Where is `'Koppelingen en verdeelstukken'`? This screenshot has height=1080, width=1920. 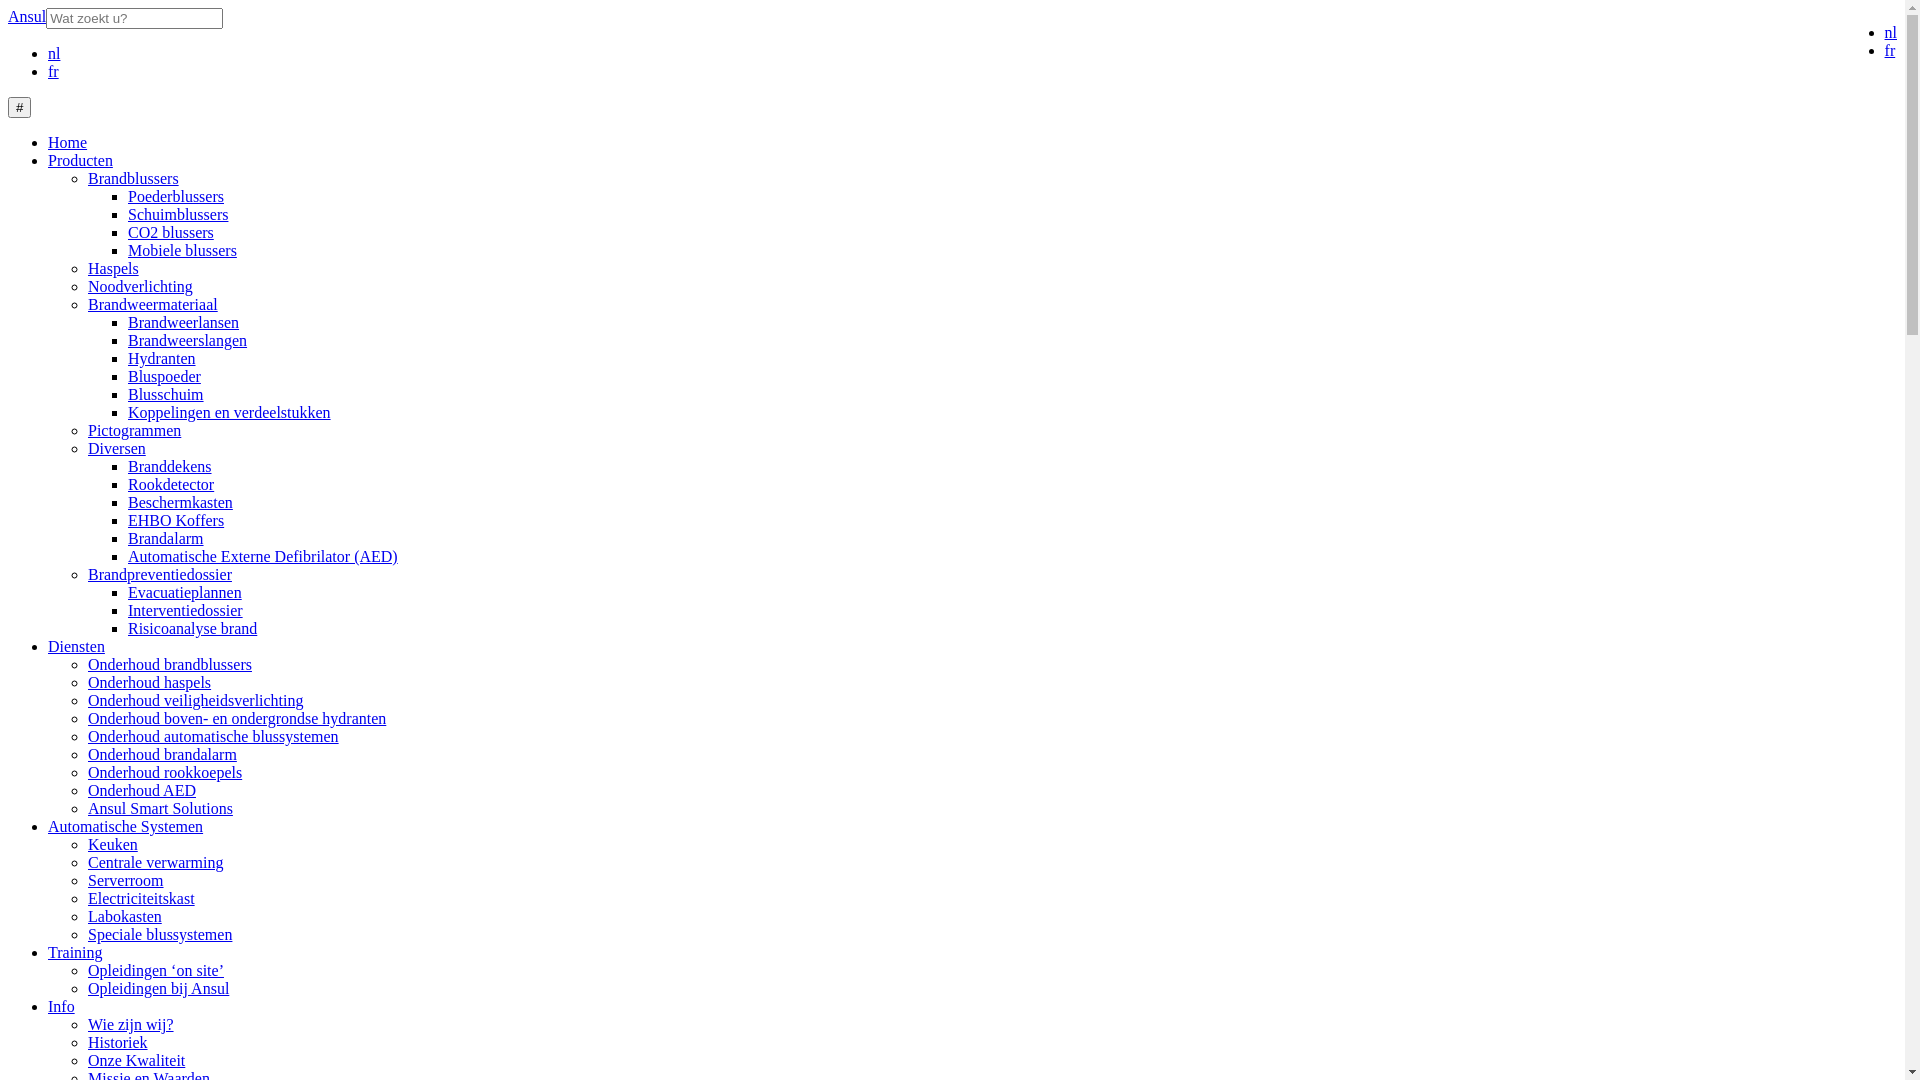 'Koppelingen en verdeelstukken' is located at coordinates (127, 411).